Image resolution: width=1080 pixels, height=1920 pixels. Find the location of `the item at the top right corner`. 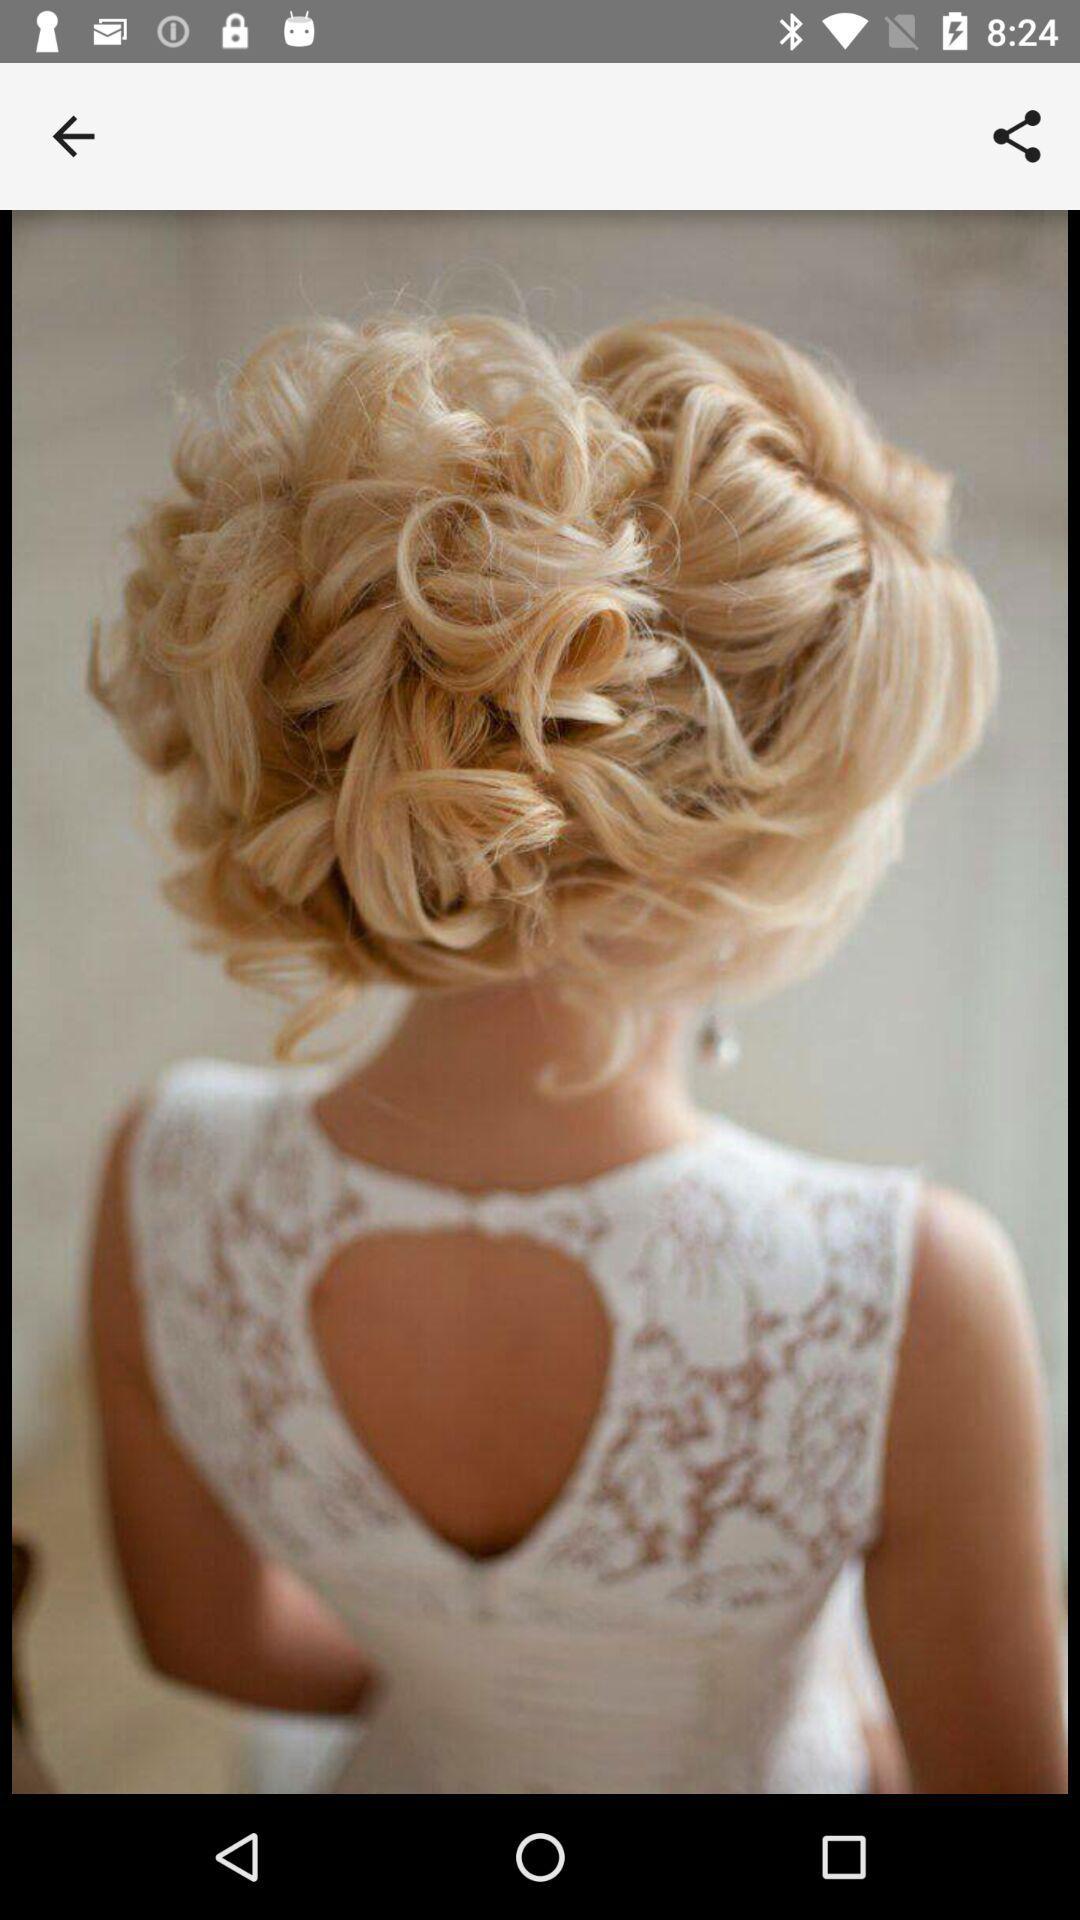

the item at the top right corner is located at coordinates (1017, 135).